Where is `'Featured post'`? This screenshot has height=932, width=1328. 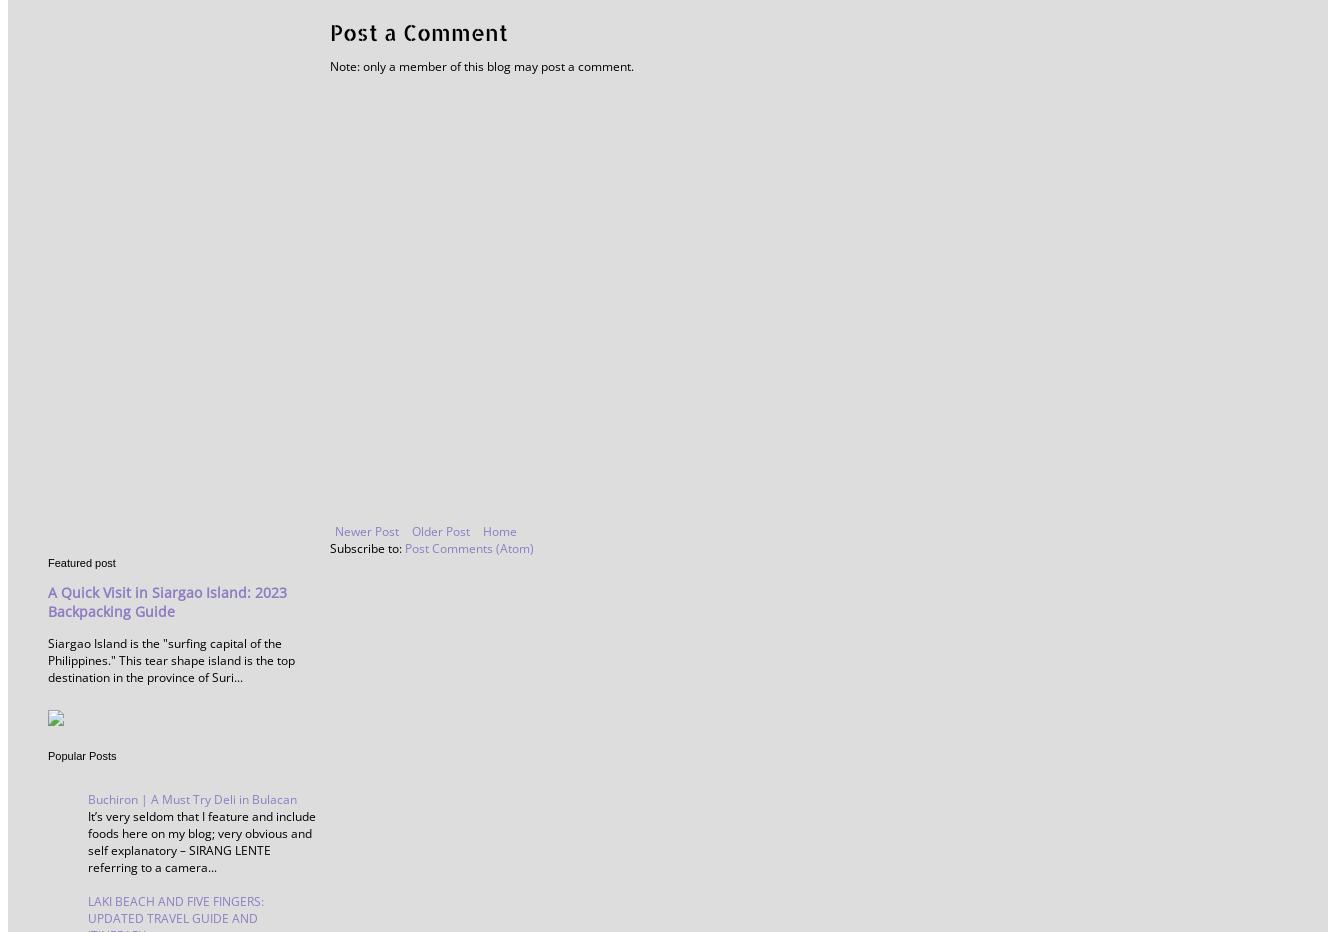 'Featured post' is located at coordinates (81, 561).